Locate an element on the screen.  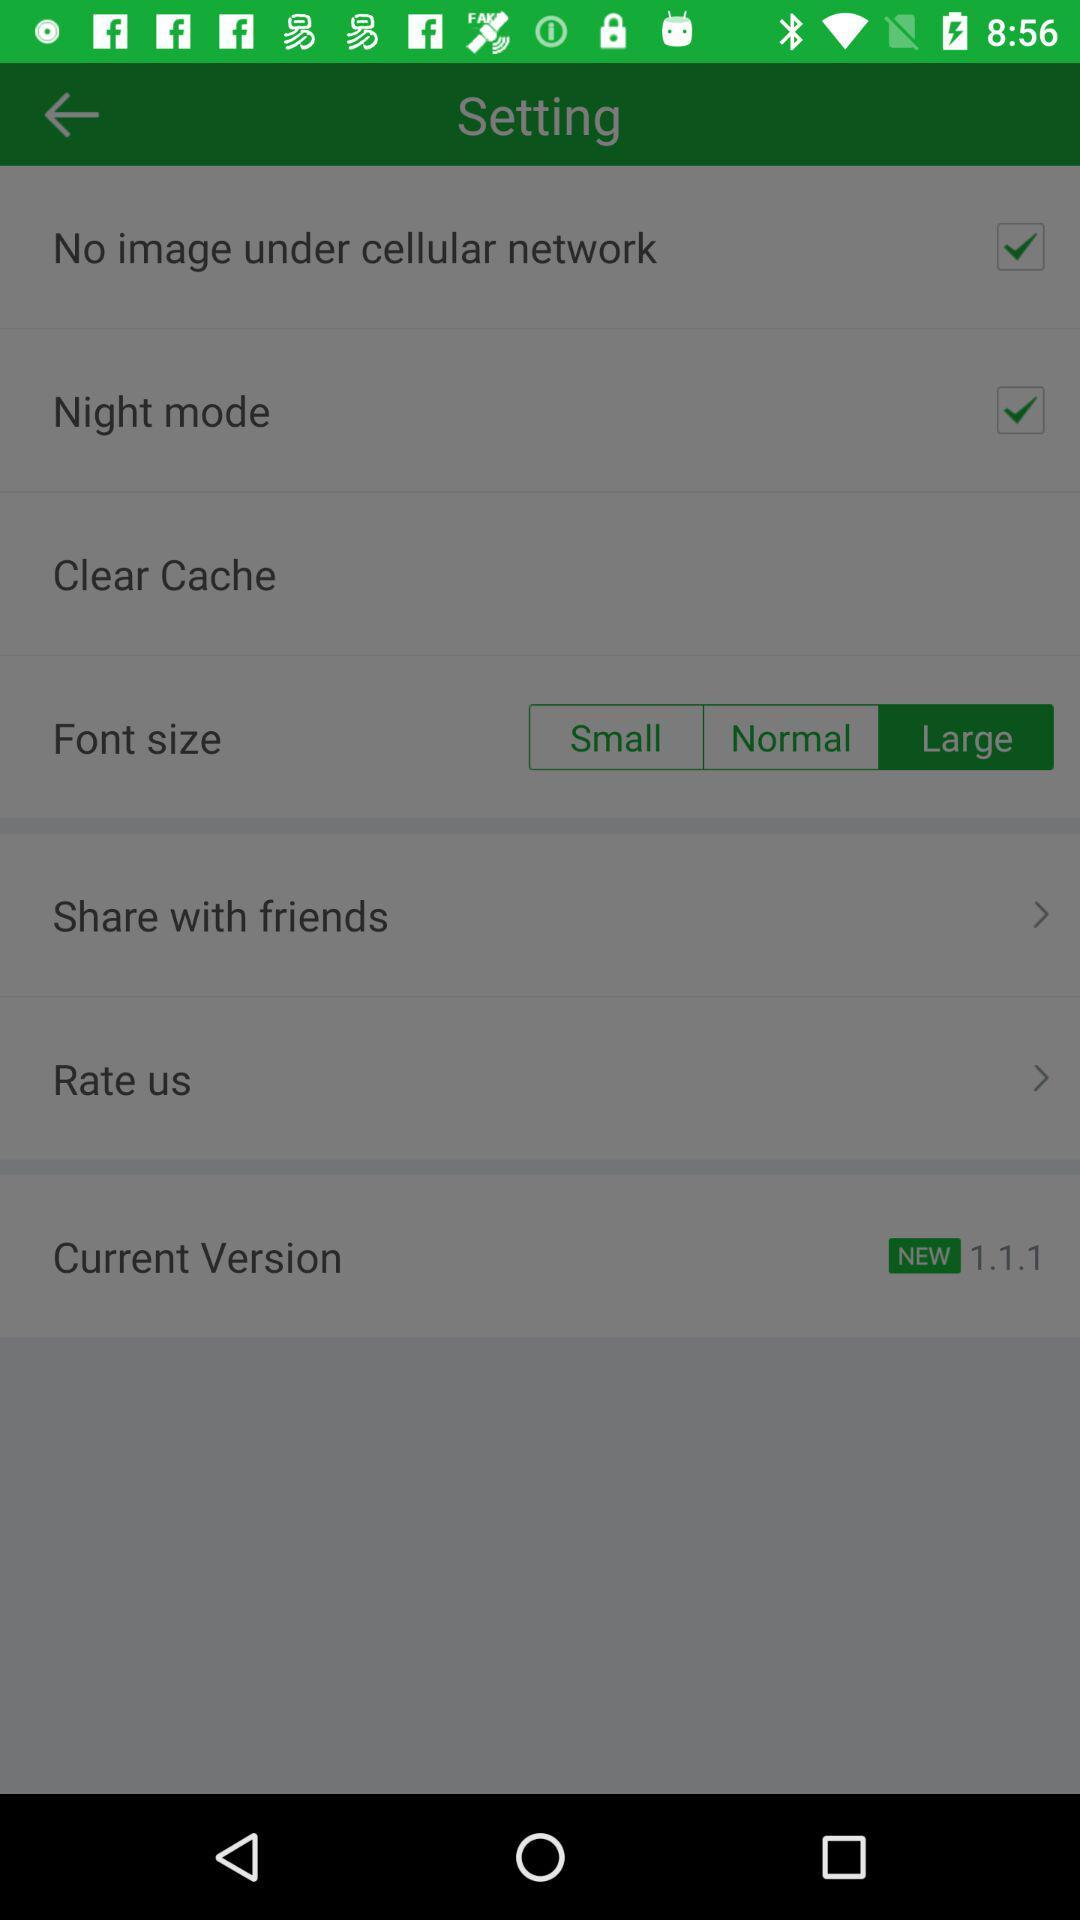
the normal radio button is located at coordinates (790, 736).